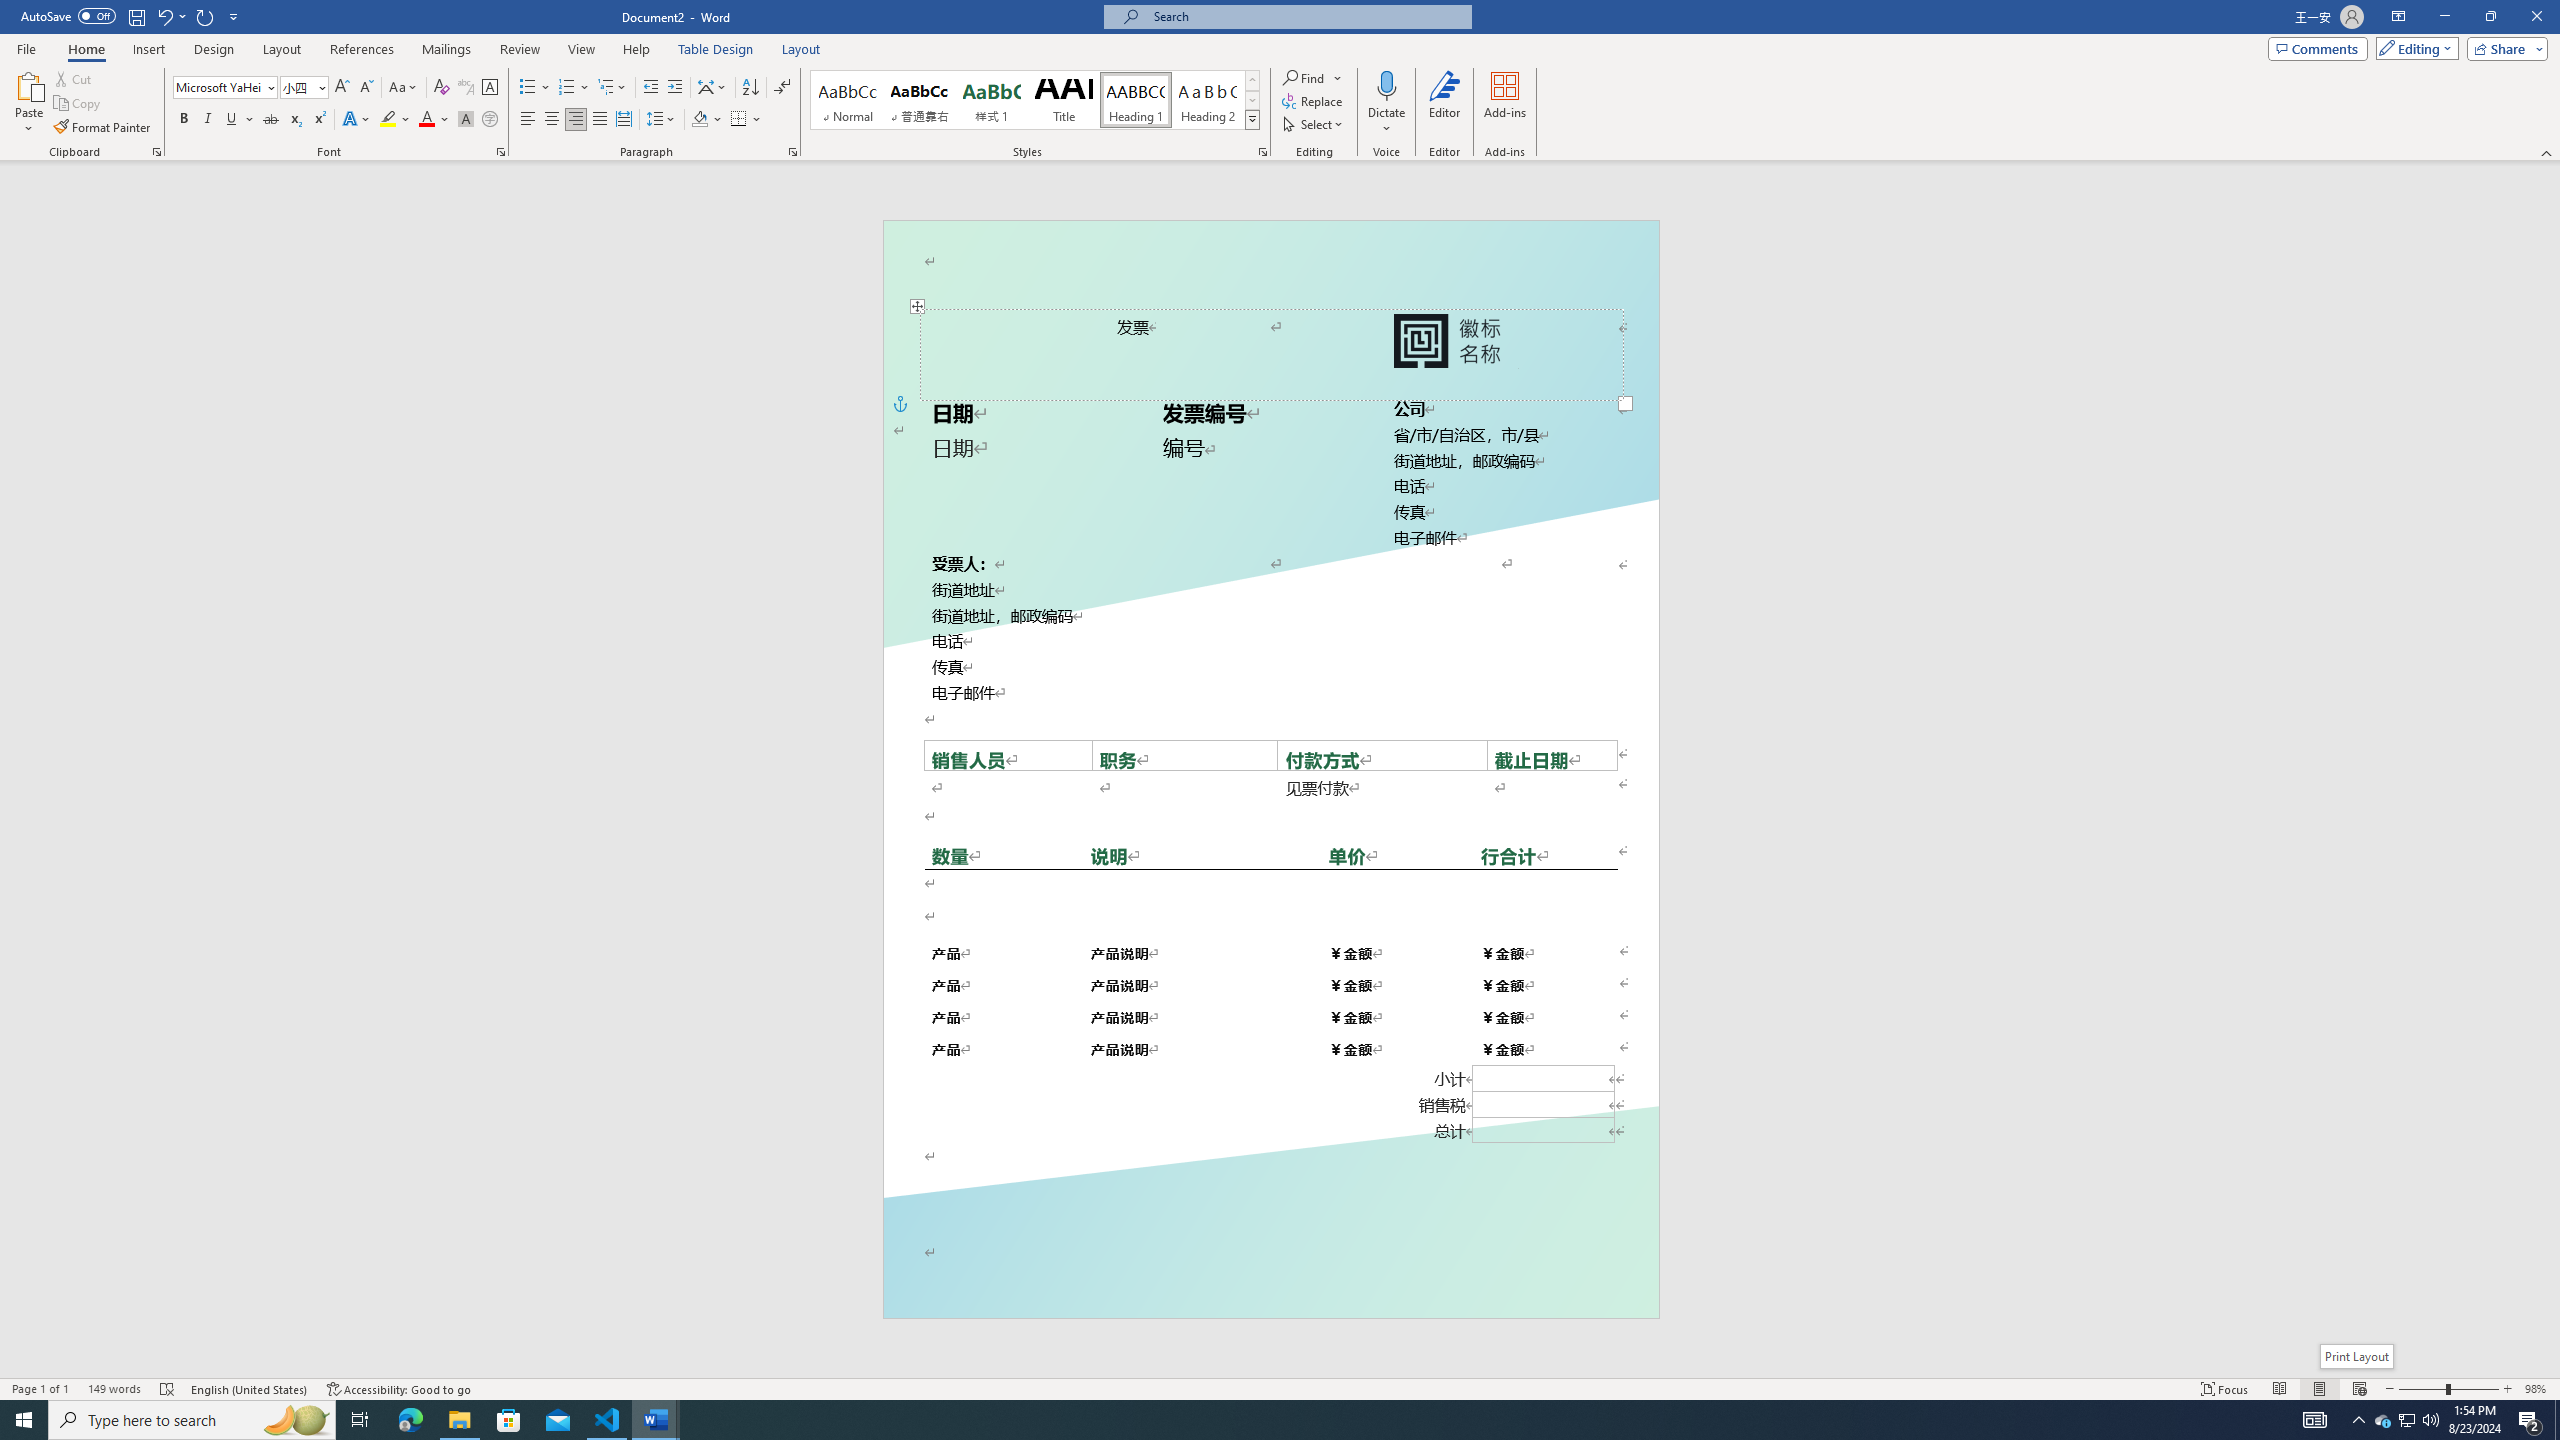  I want to click on 'Superscript', so click(317, 118).